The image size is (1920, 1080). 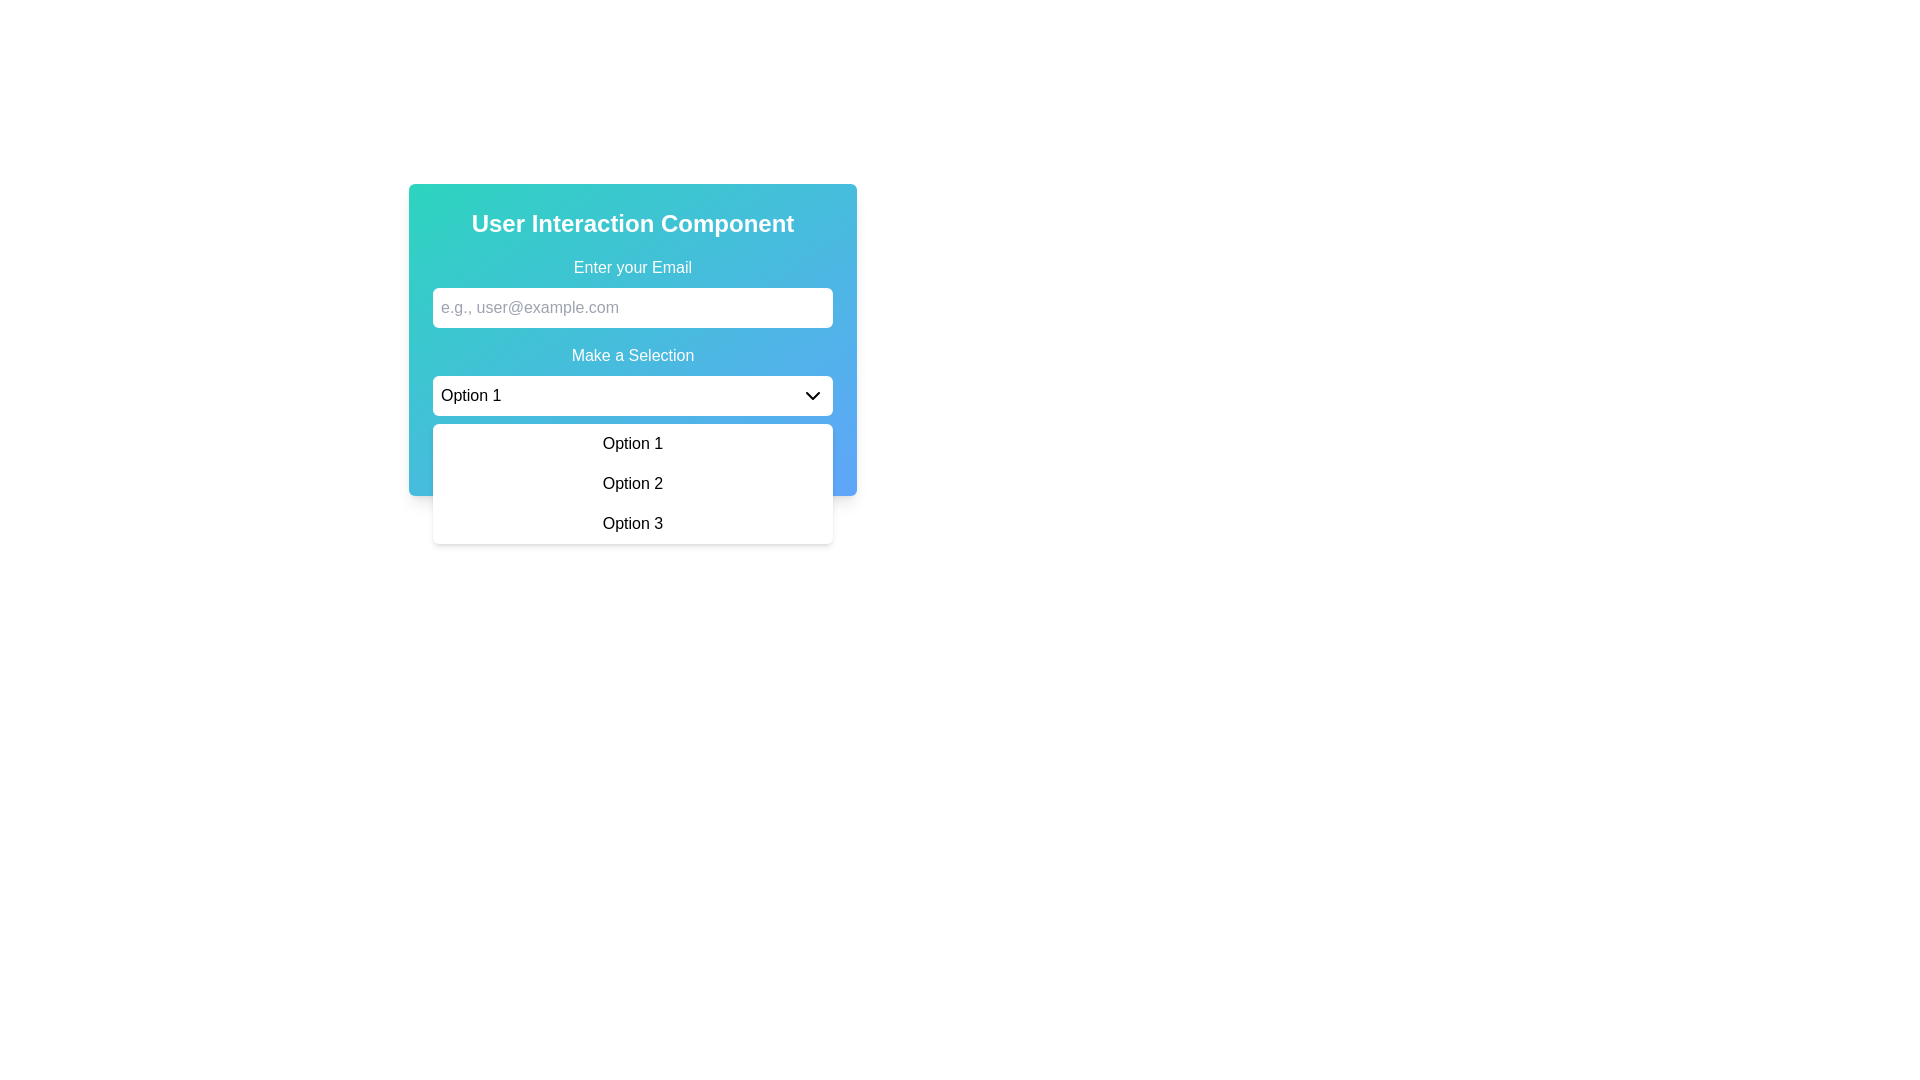 I want to click on the third option in the dropdown list, labeled 'Option 3', so click(x=632, y=523).